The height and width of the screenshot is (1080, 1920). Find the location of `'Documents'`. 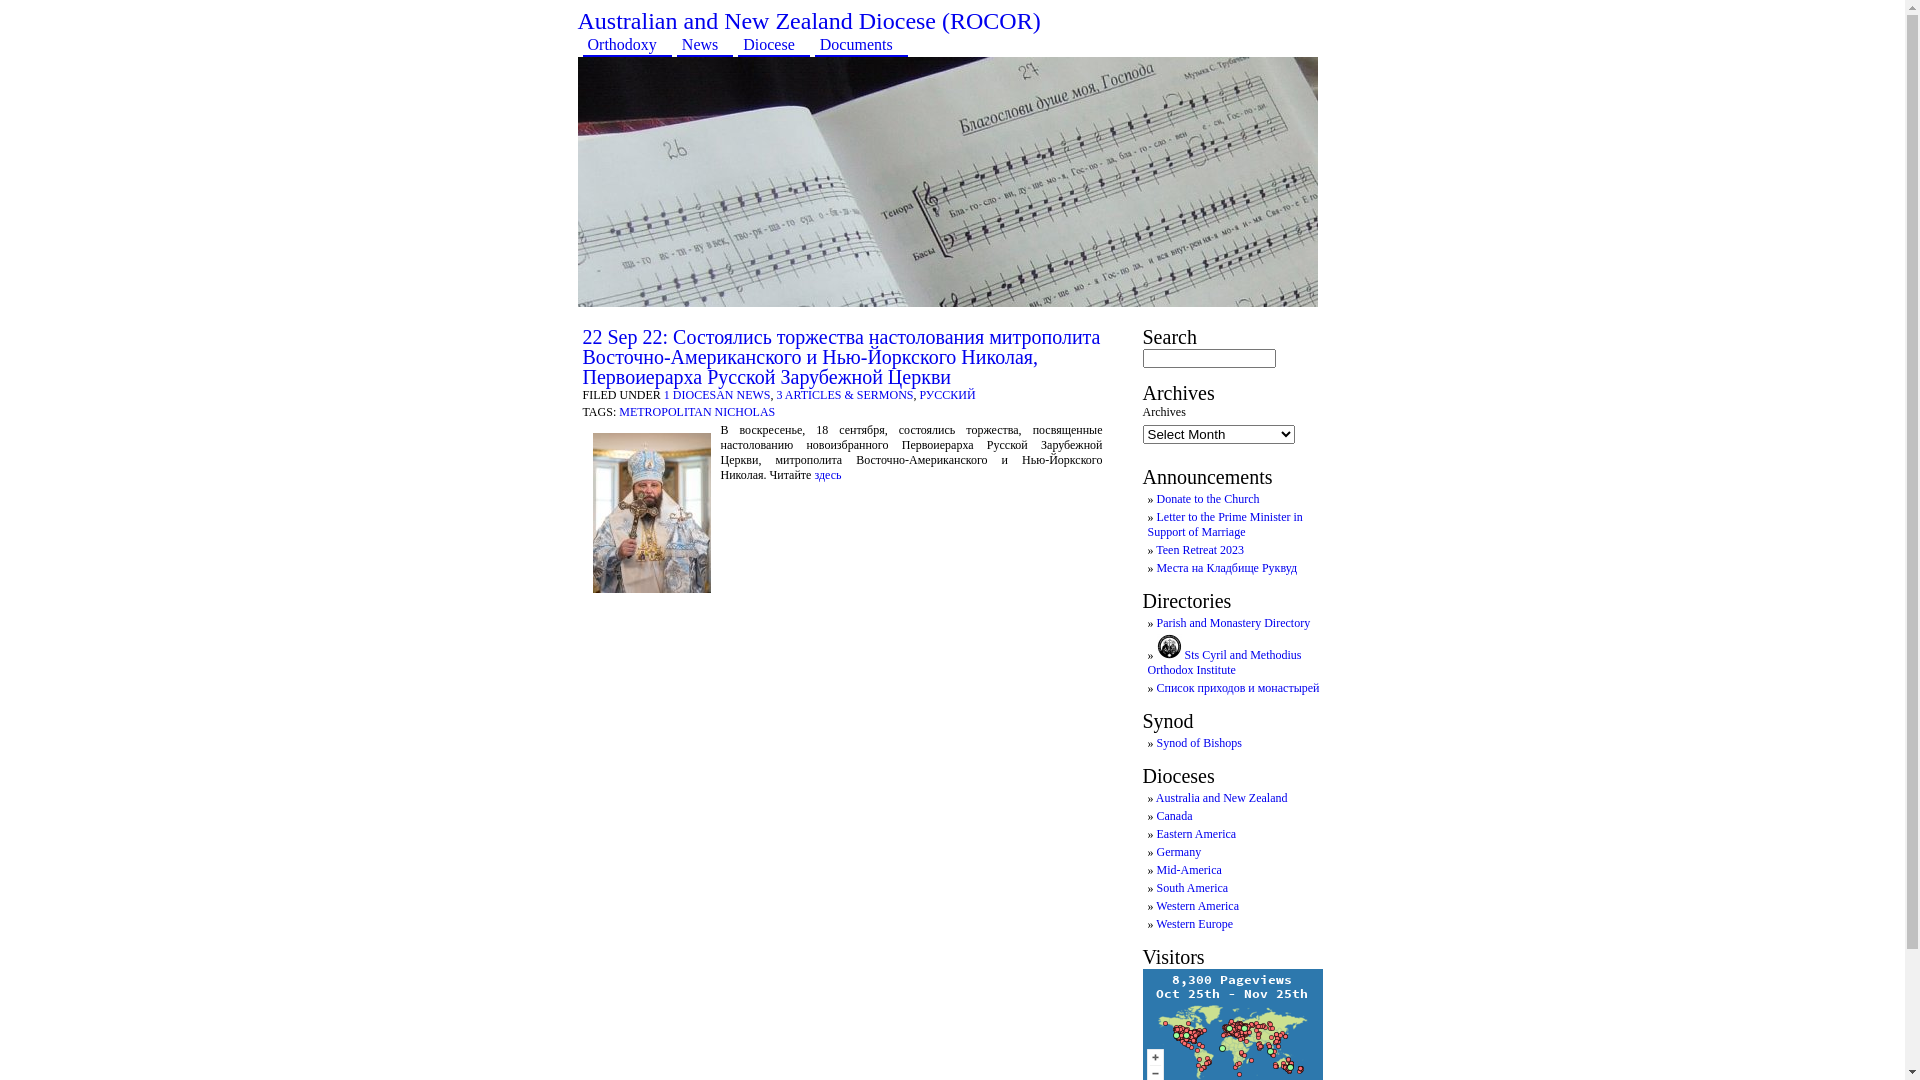

'Documents' is located at coordinates (861, 44).